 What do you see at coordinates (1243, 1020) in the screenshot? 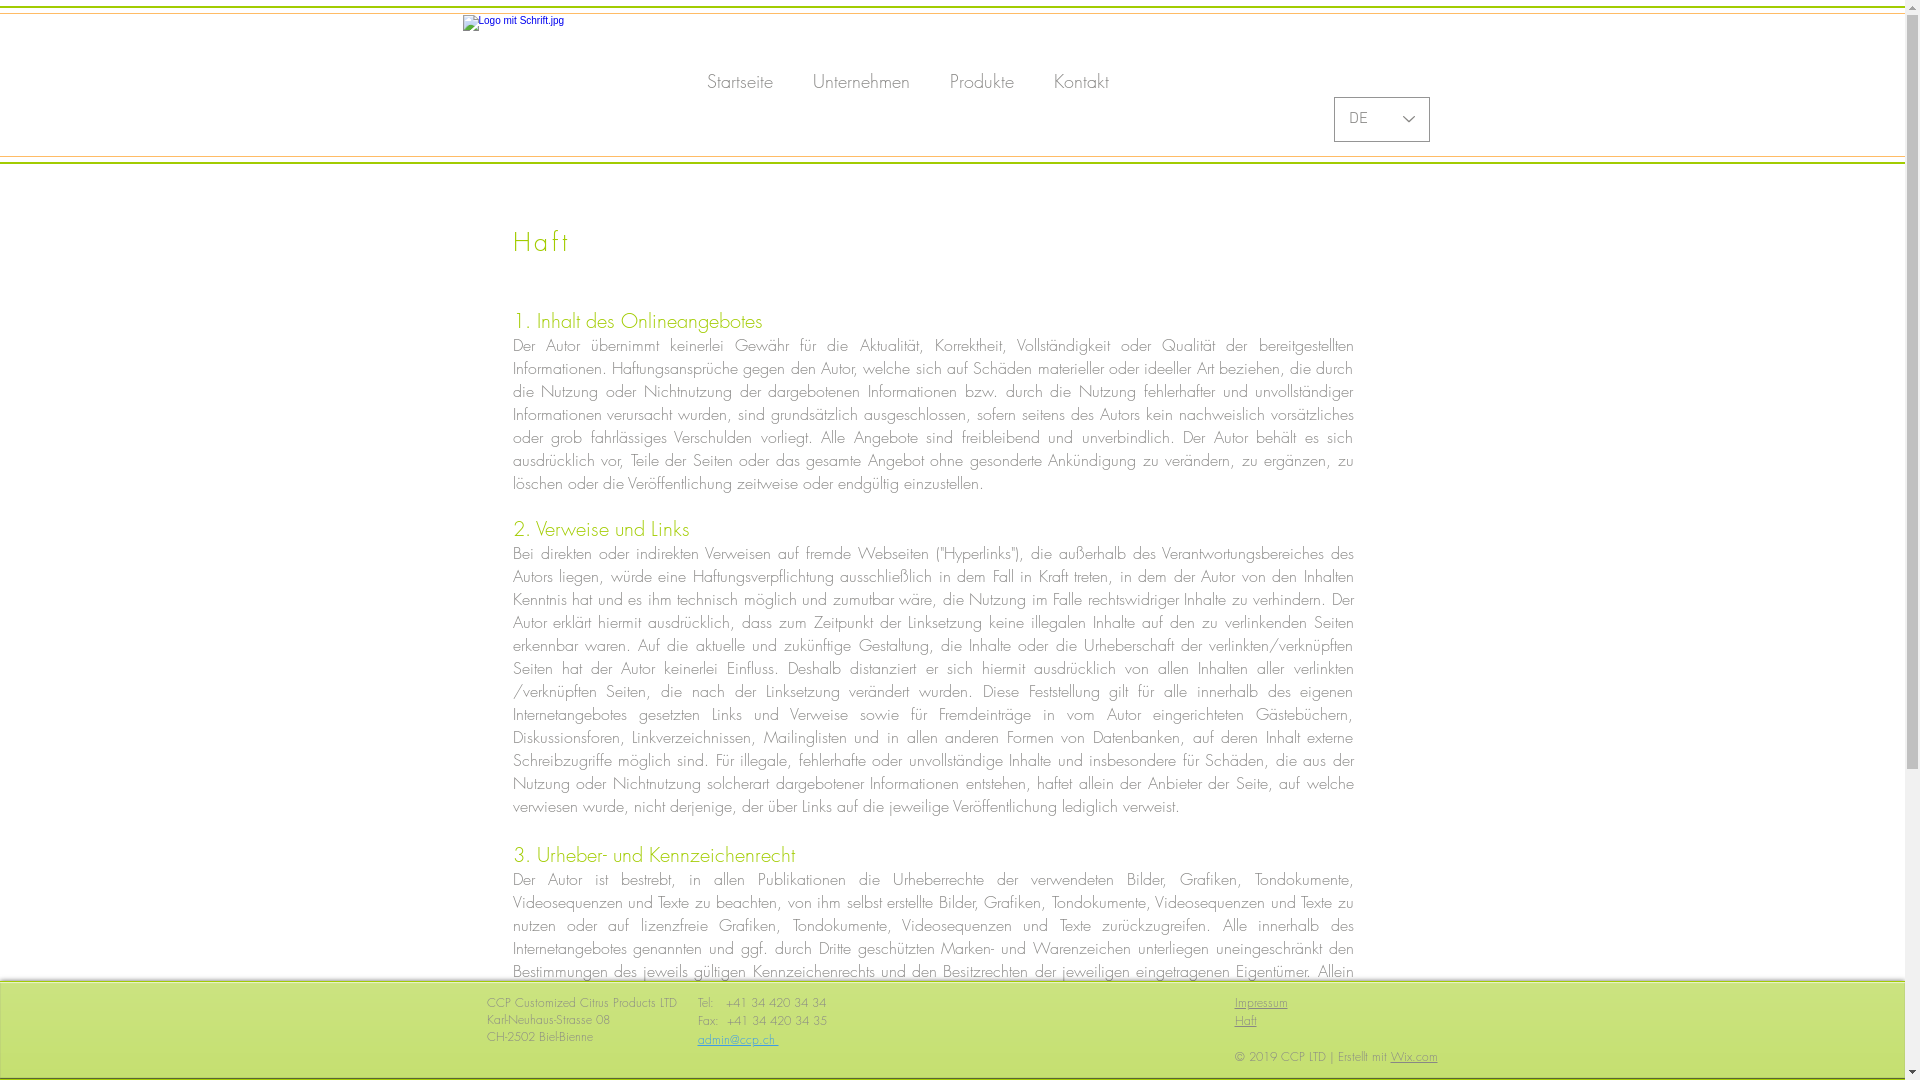
I see `'Haft'` at bounding box center [1243, 1020].